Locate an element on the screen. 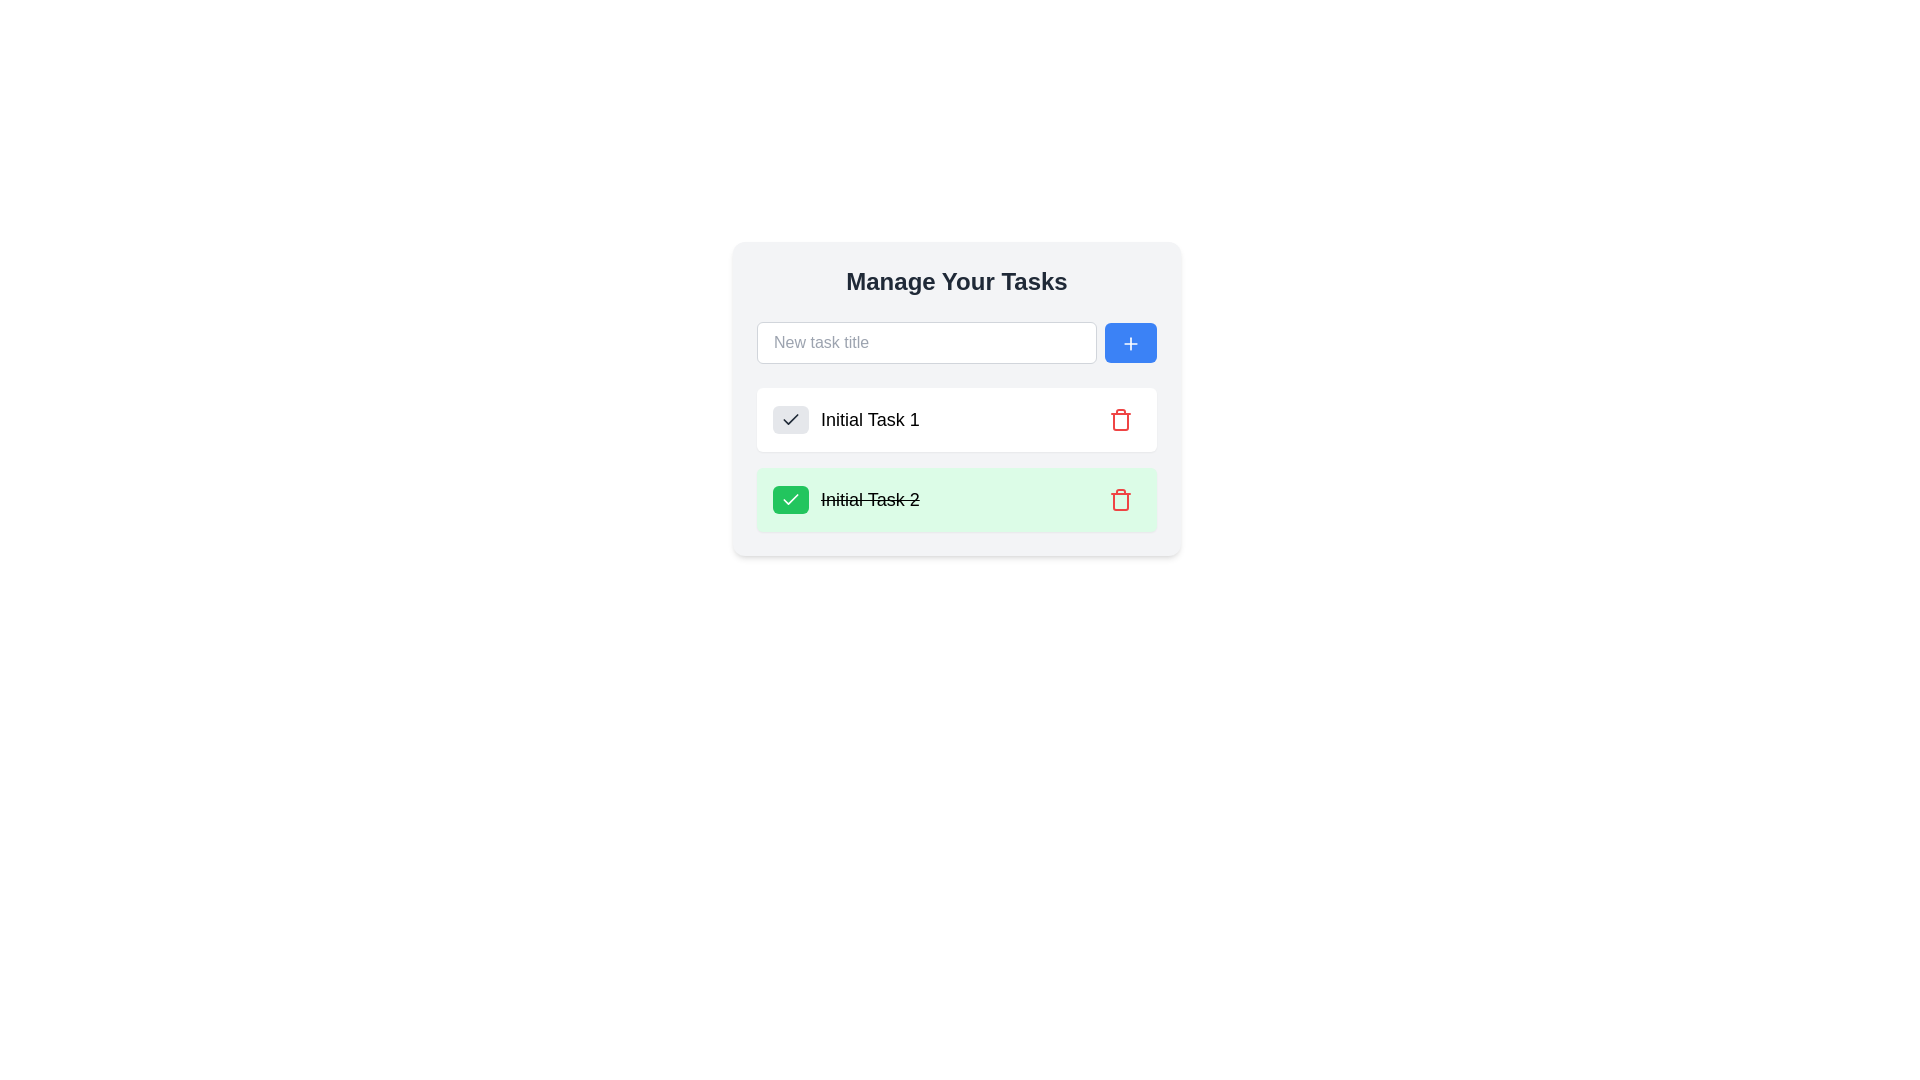  the checkmark icon indicating the completed status of the associated task, located to the left of the 'Initial Task 2' label in the 'Manage Your Tasks' interface is located at coordinates (790, 418).